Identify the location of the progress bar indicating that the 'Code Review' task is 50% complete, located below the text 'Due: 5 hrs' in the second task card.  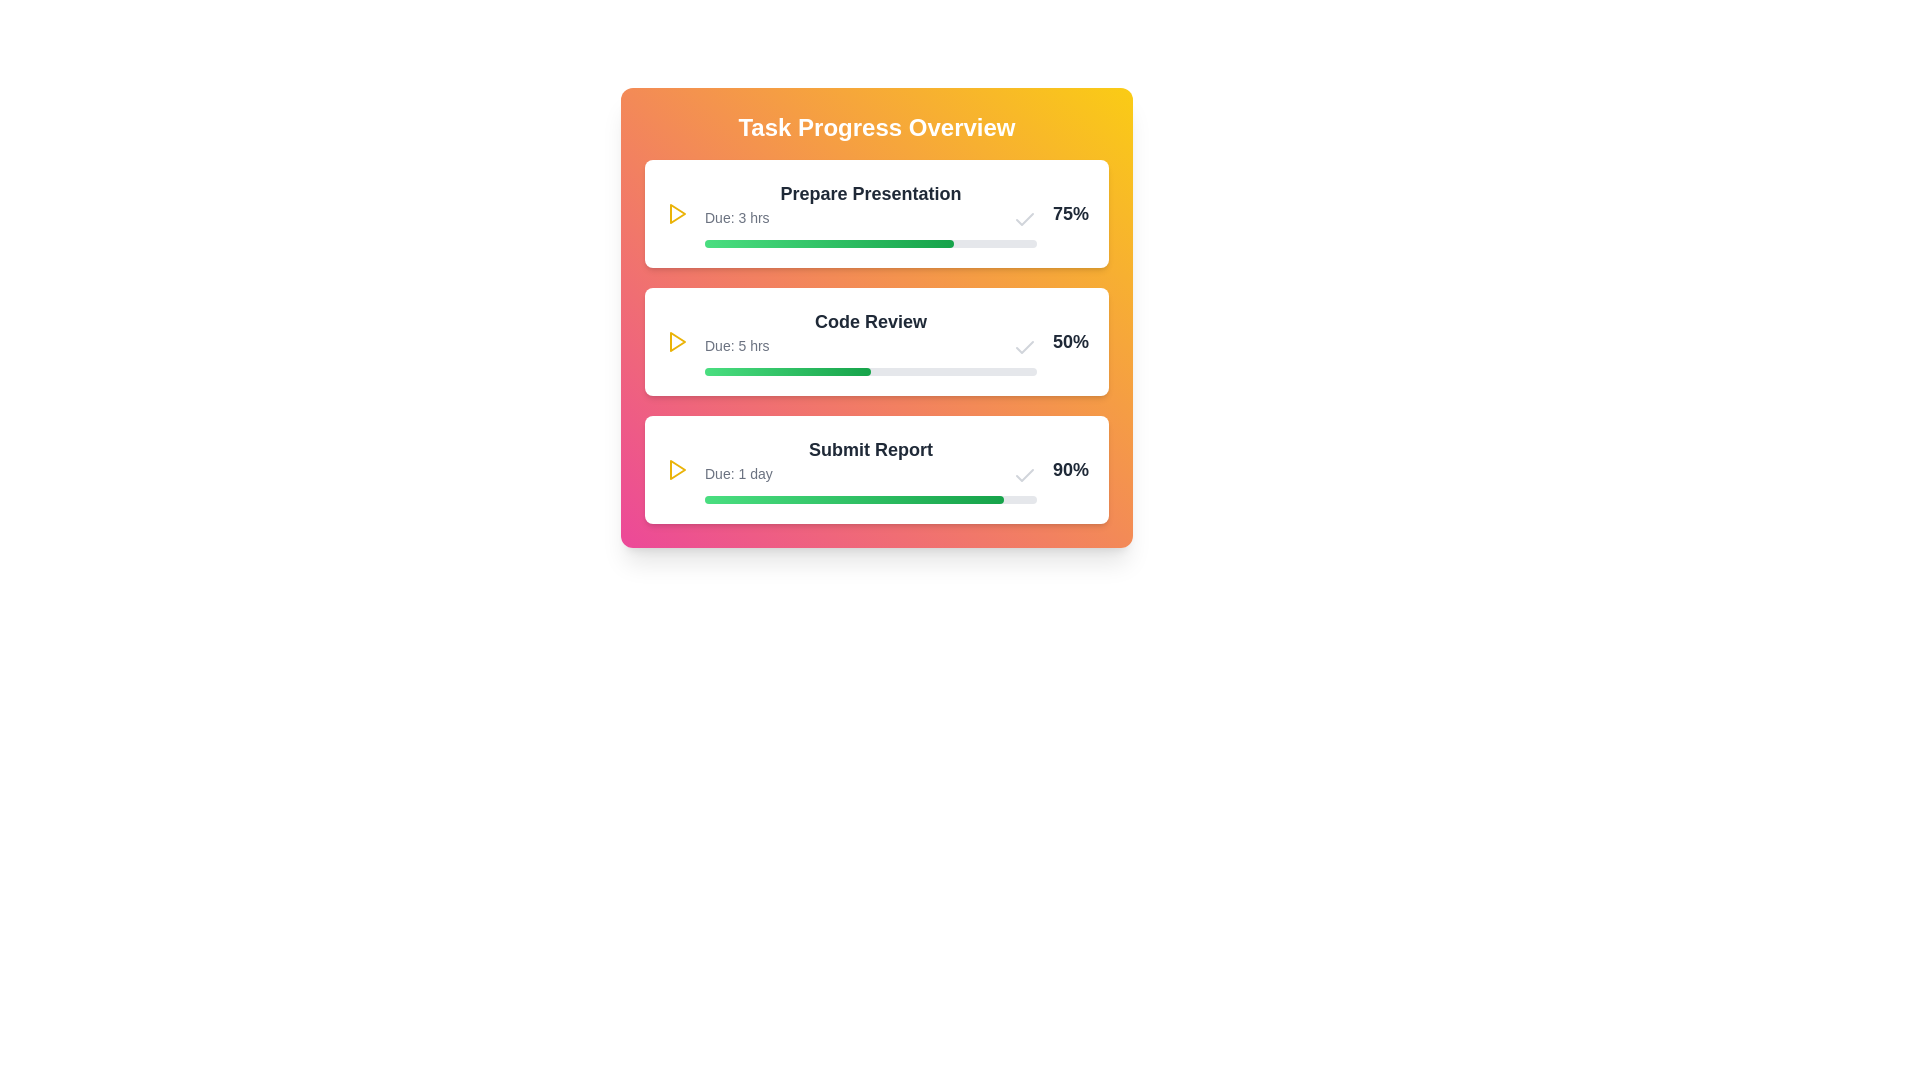
(786, 371).